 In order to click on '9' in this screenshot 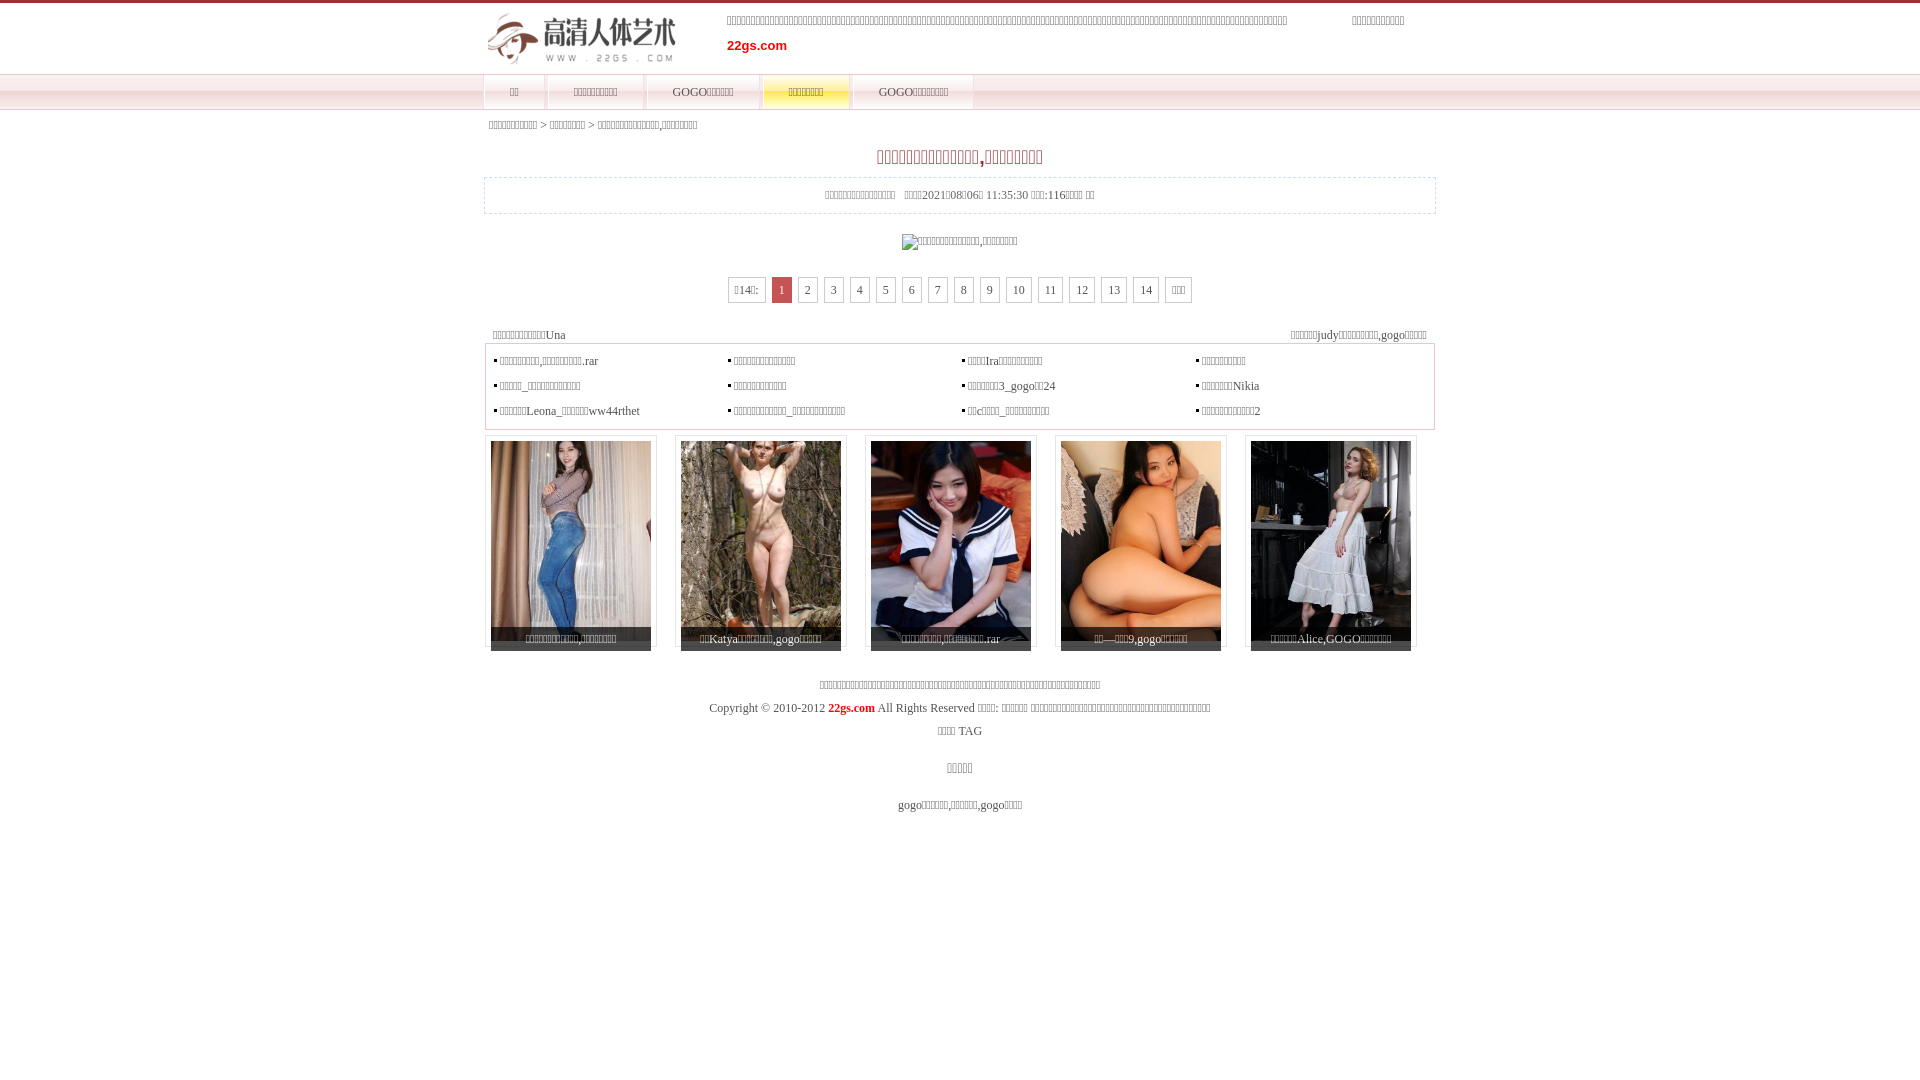, I will do `click(989, 289)`.